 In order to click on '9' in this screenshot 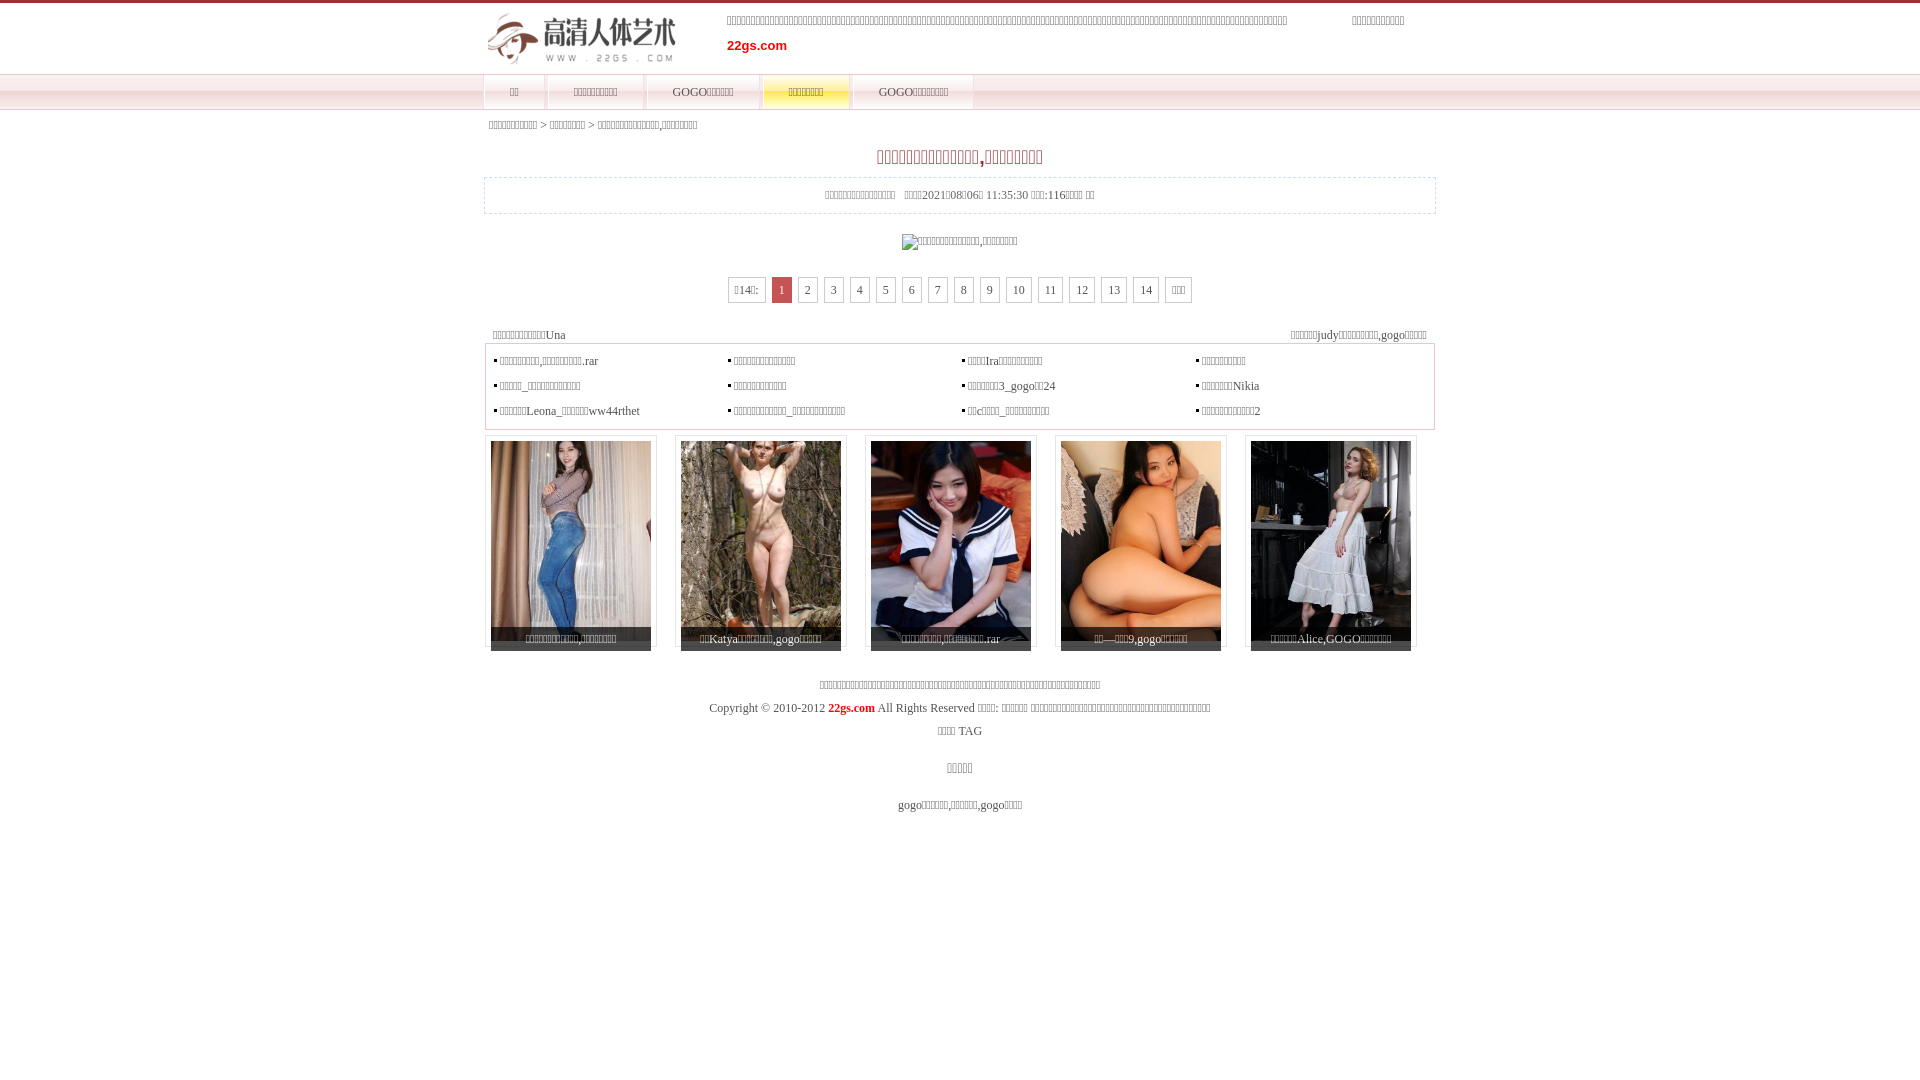, I will do `click(989, 289)`.